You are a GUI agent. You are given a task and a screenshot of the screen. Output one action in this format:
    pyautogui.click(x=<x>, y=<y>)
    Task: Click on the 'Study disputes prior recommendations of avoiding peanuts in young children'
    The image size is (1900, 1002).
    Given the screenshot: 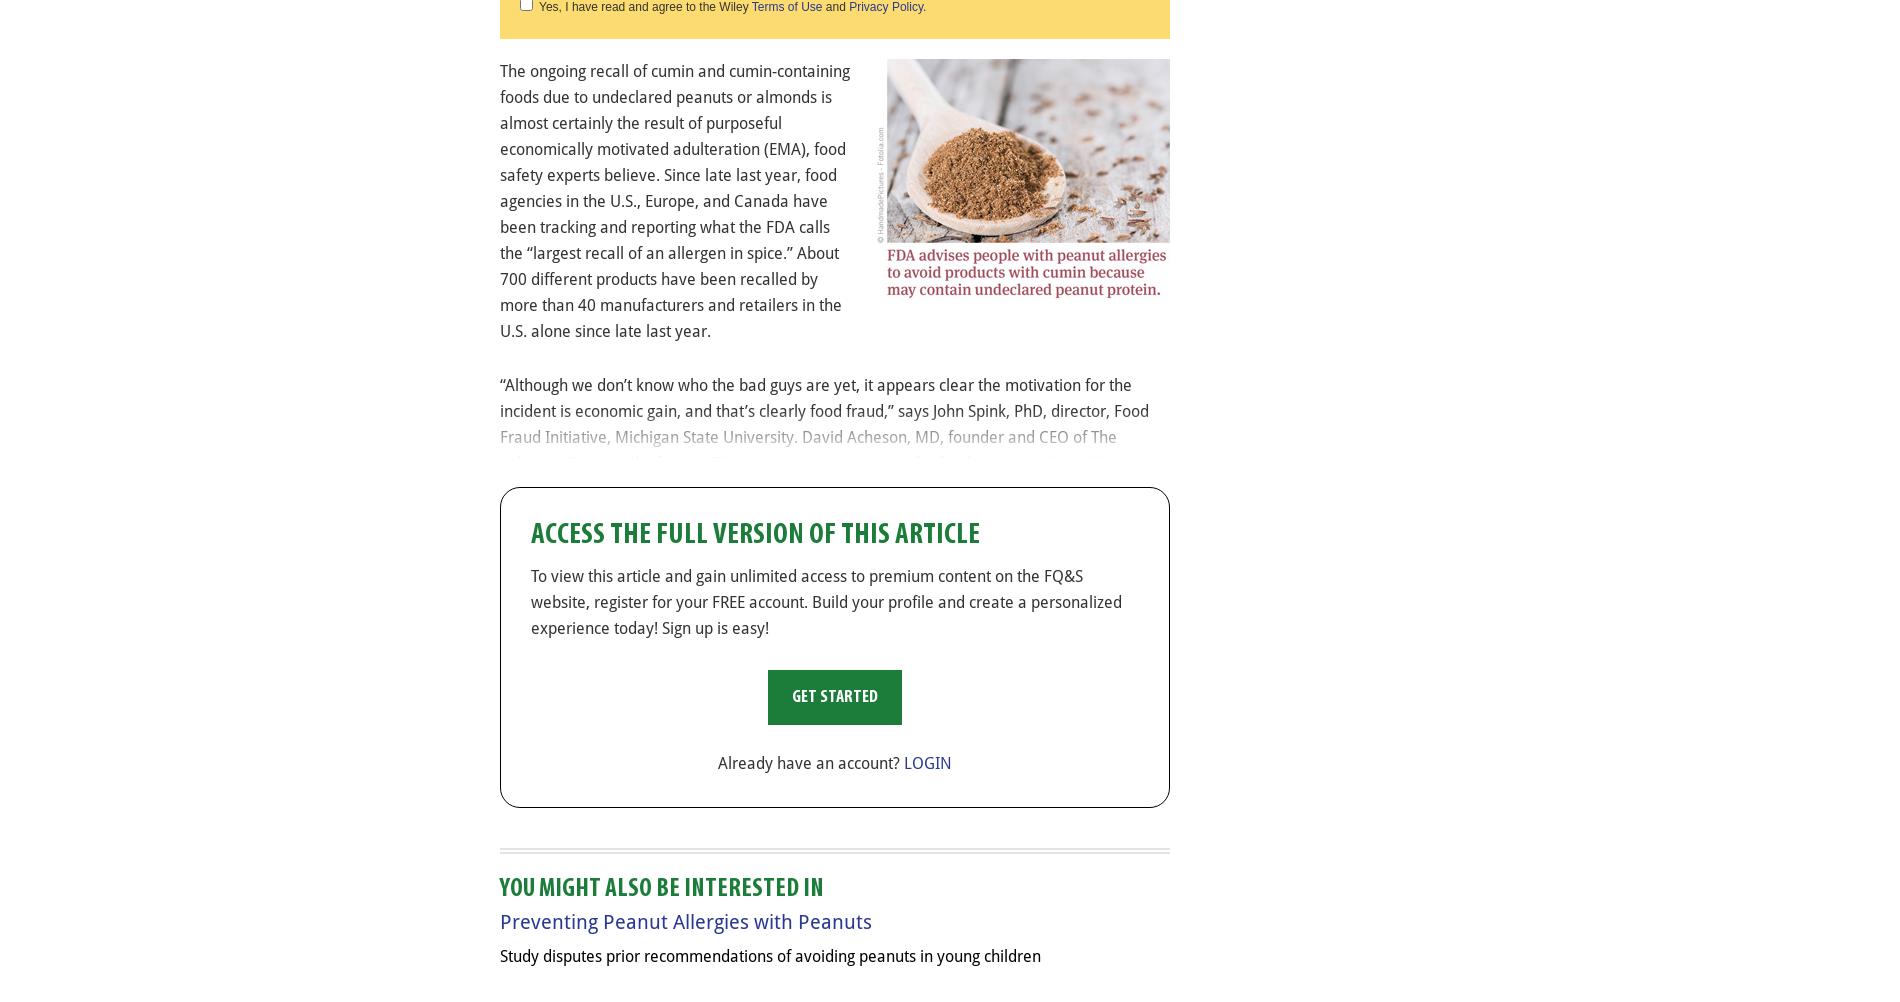 What is the action you would take?
    pyautogui.click(x=500, y=955)
    